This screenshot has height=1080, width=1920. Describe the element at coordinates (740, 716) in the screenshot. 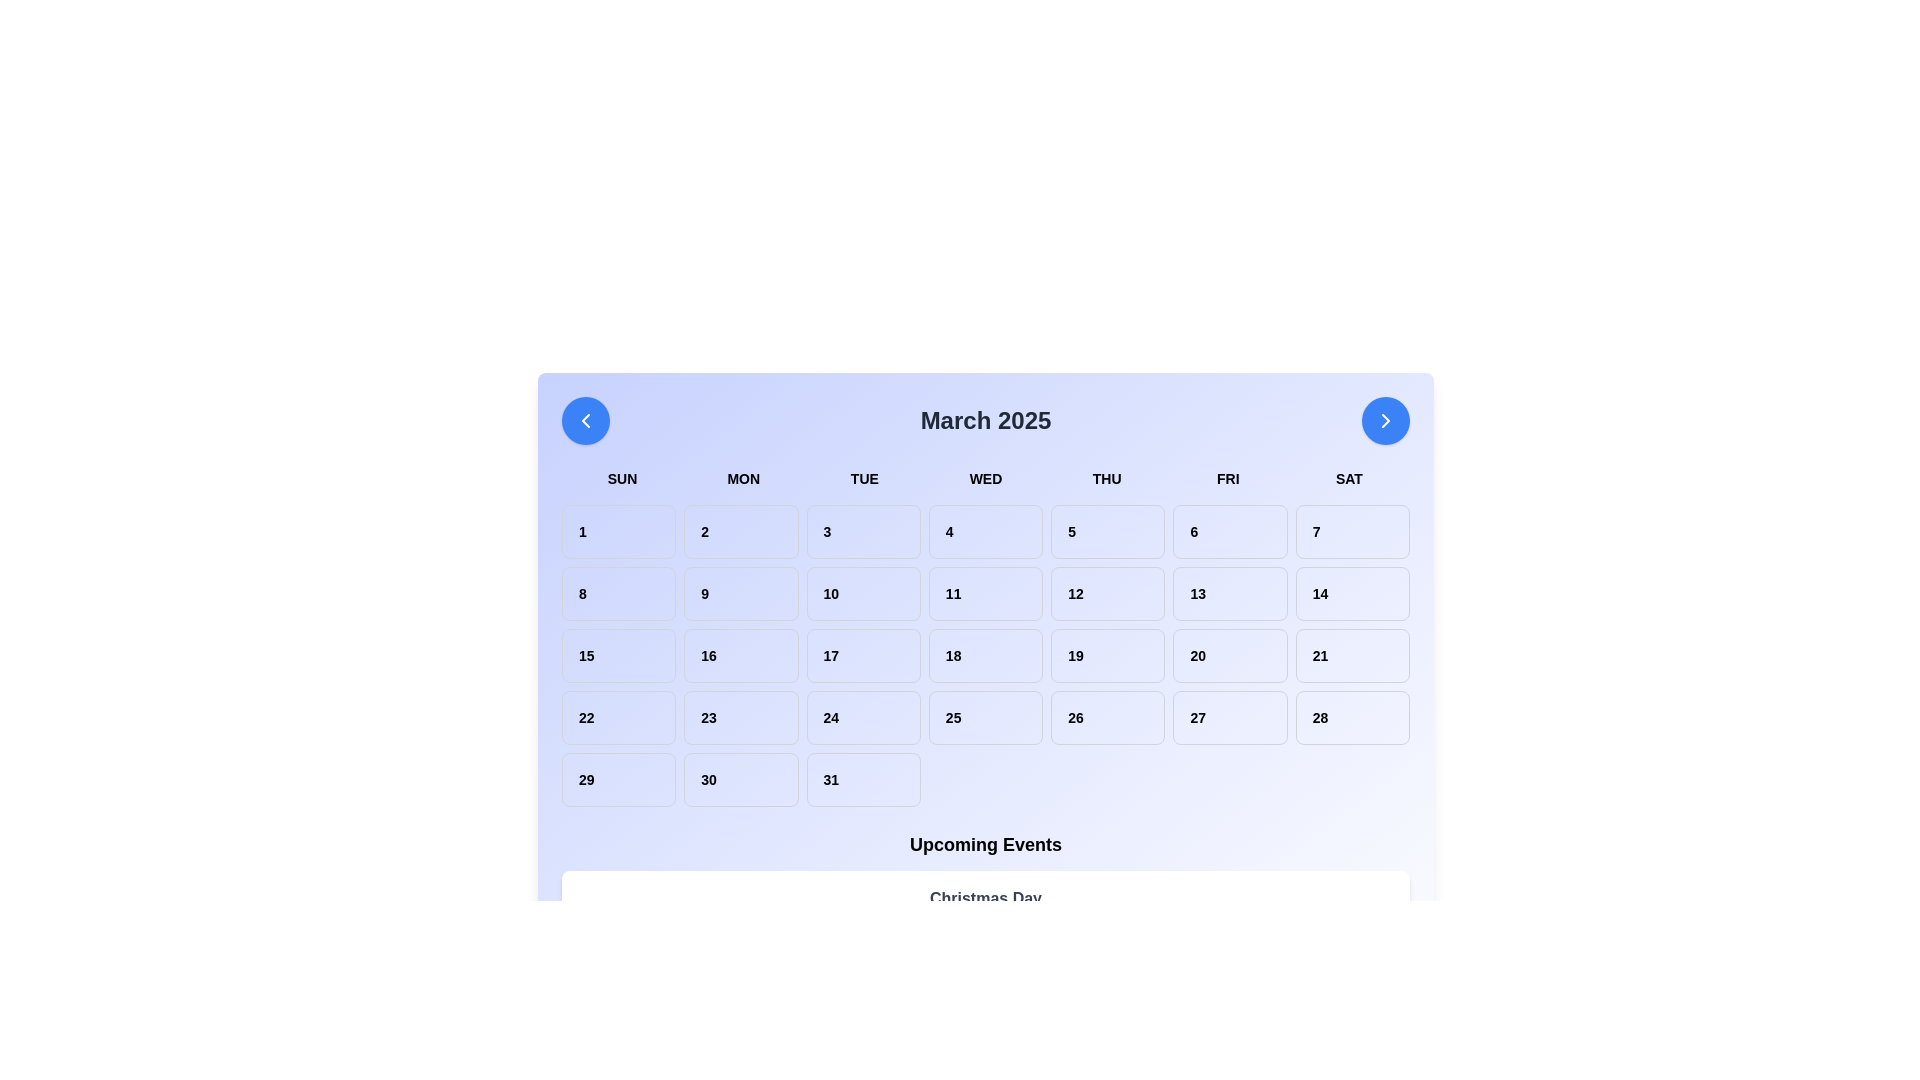

I see `the rectangular button displaying the number '23' with a light blue background located in the fourth row and sixth column under 'MON'` at that location.